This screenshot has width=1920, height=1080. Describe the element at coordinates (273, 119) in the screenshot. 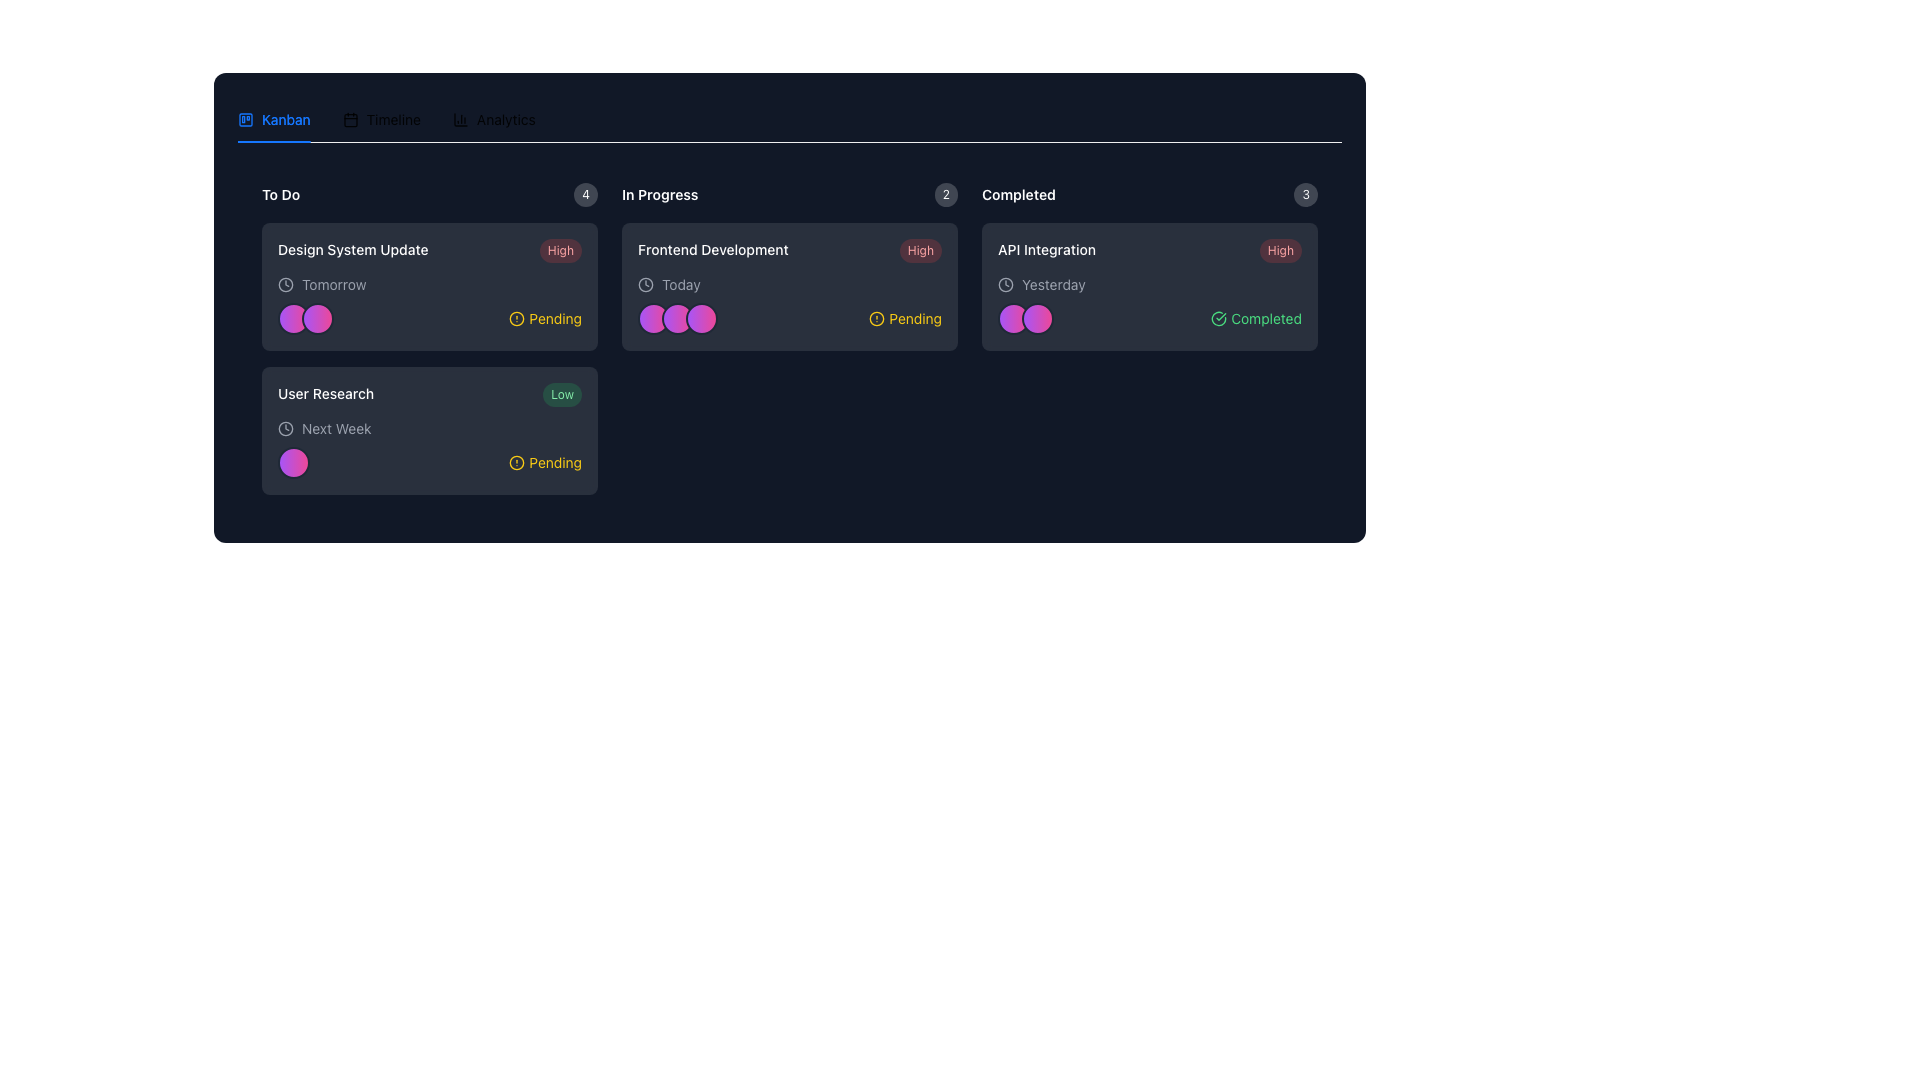

I see `the 'Kanban' tab` at that location.